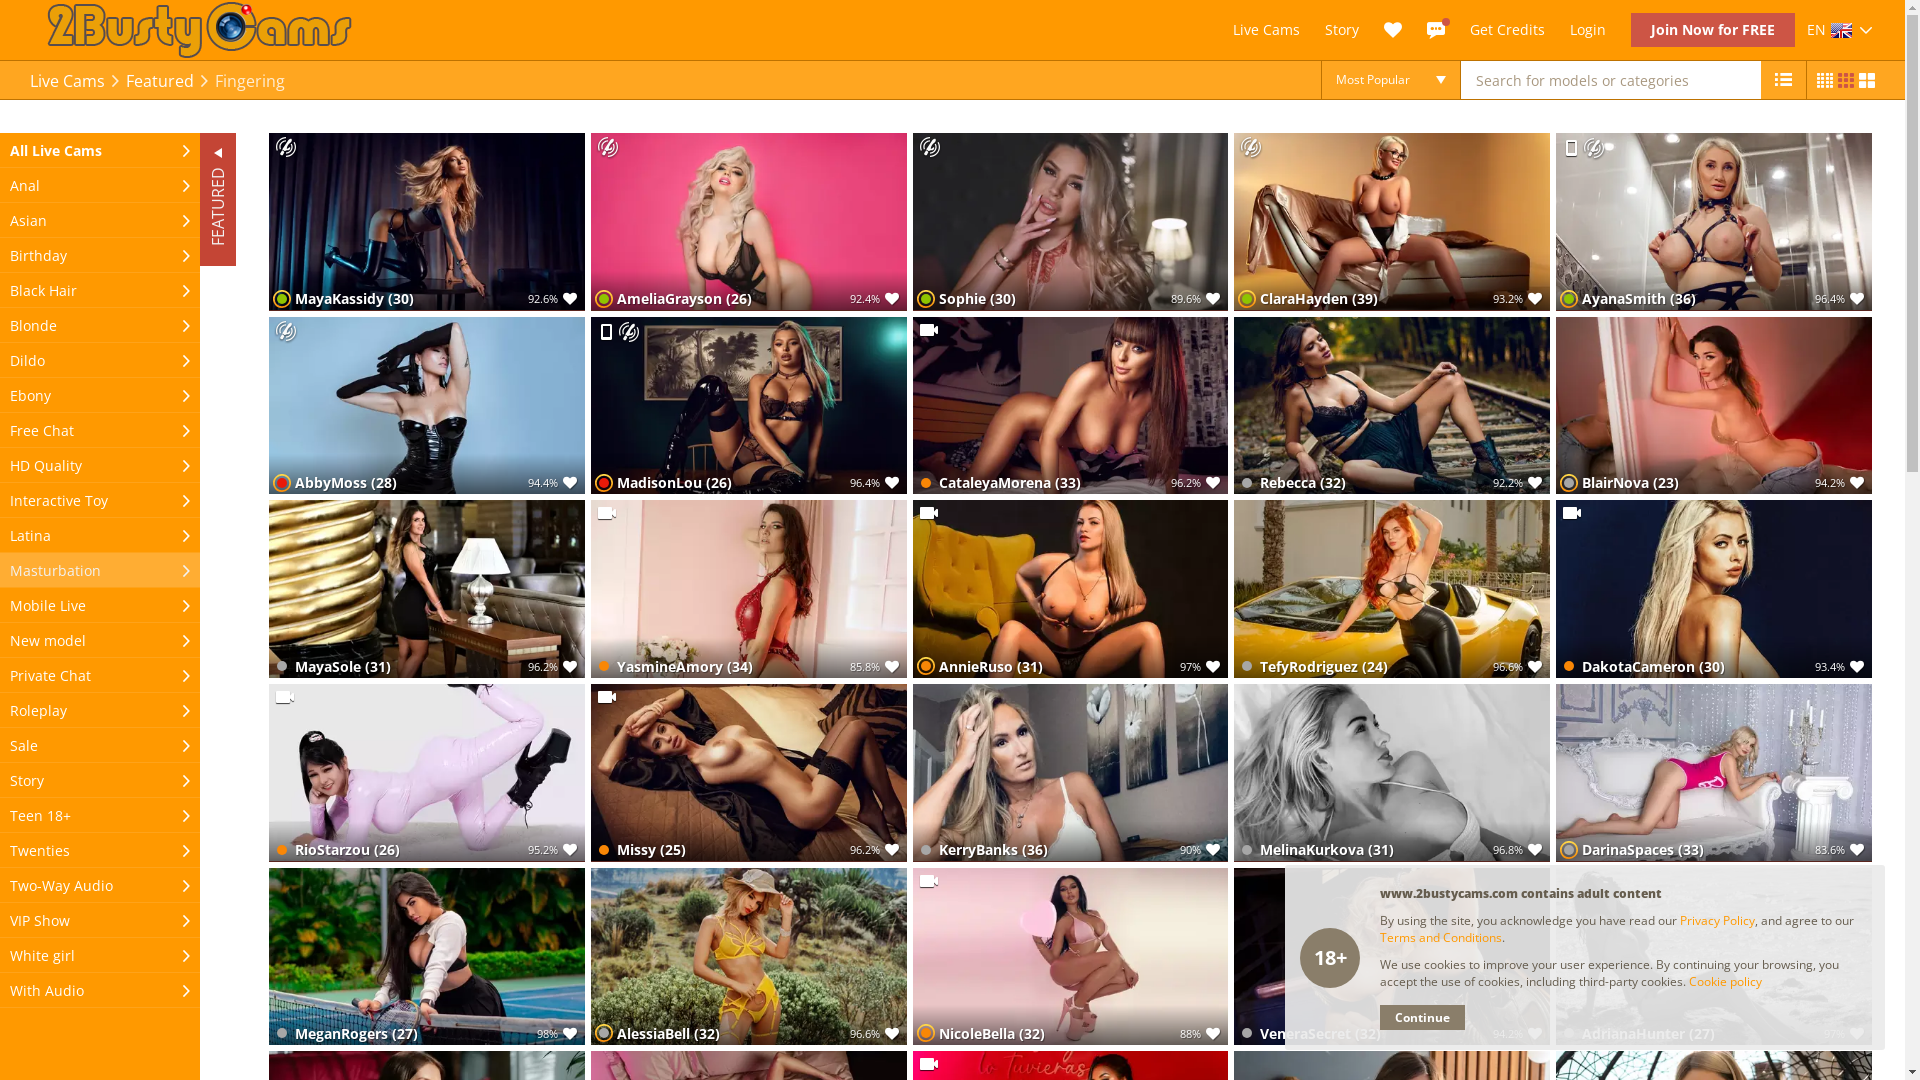 This screenshot has height=1080, width=1920. Describe the element at coordinates (99, 570) in the screenshot. I see `'Masturbation'` at that location.